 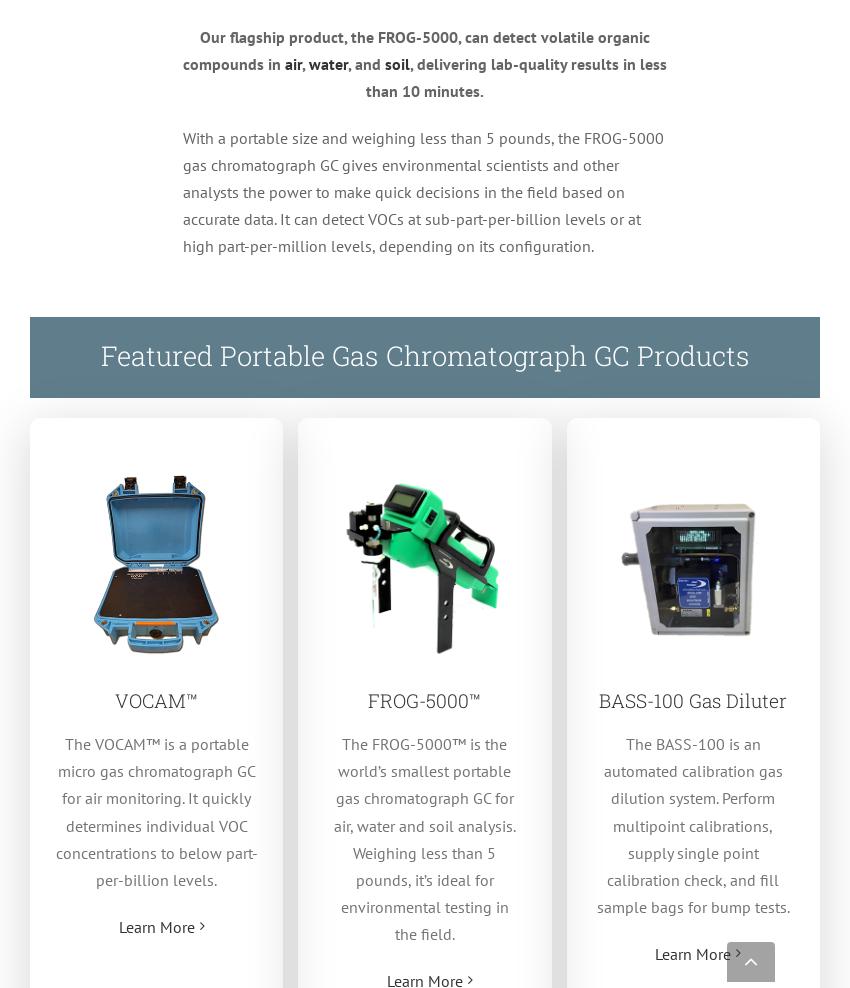 What do you see at coordinates (692, 699) in the screenshot?
I see `'BASS-100 Gas Diluter'` at bounding box center [692, 699].